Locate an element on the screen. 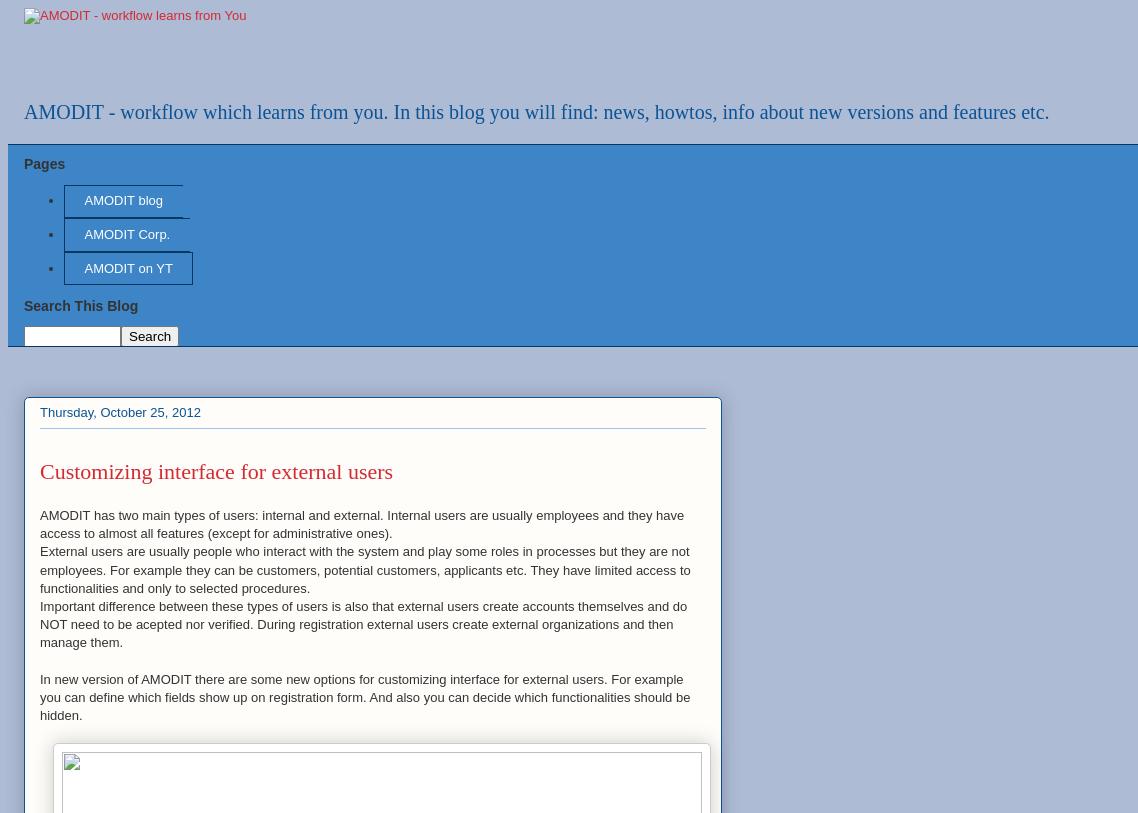 This screenshot has height=813, width=1138. 'Thursday, October 25, 2012' is located at coordinates (119, 411).